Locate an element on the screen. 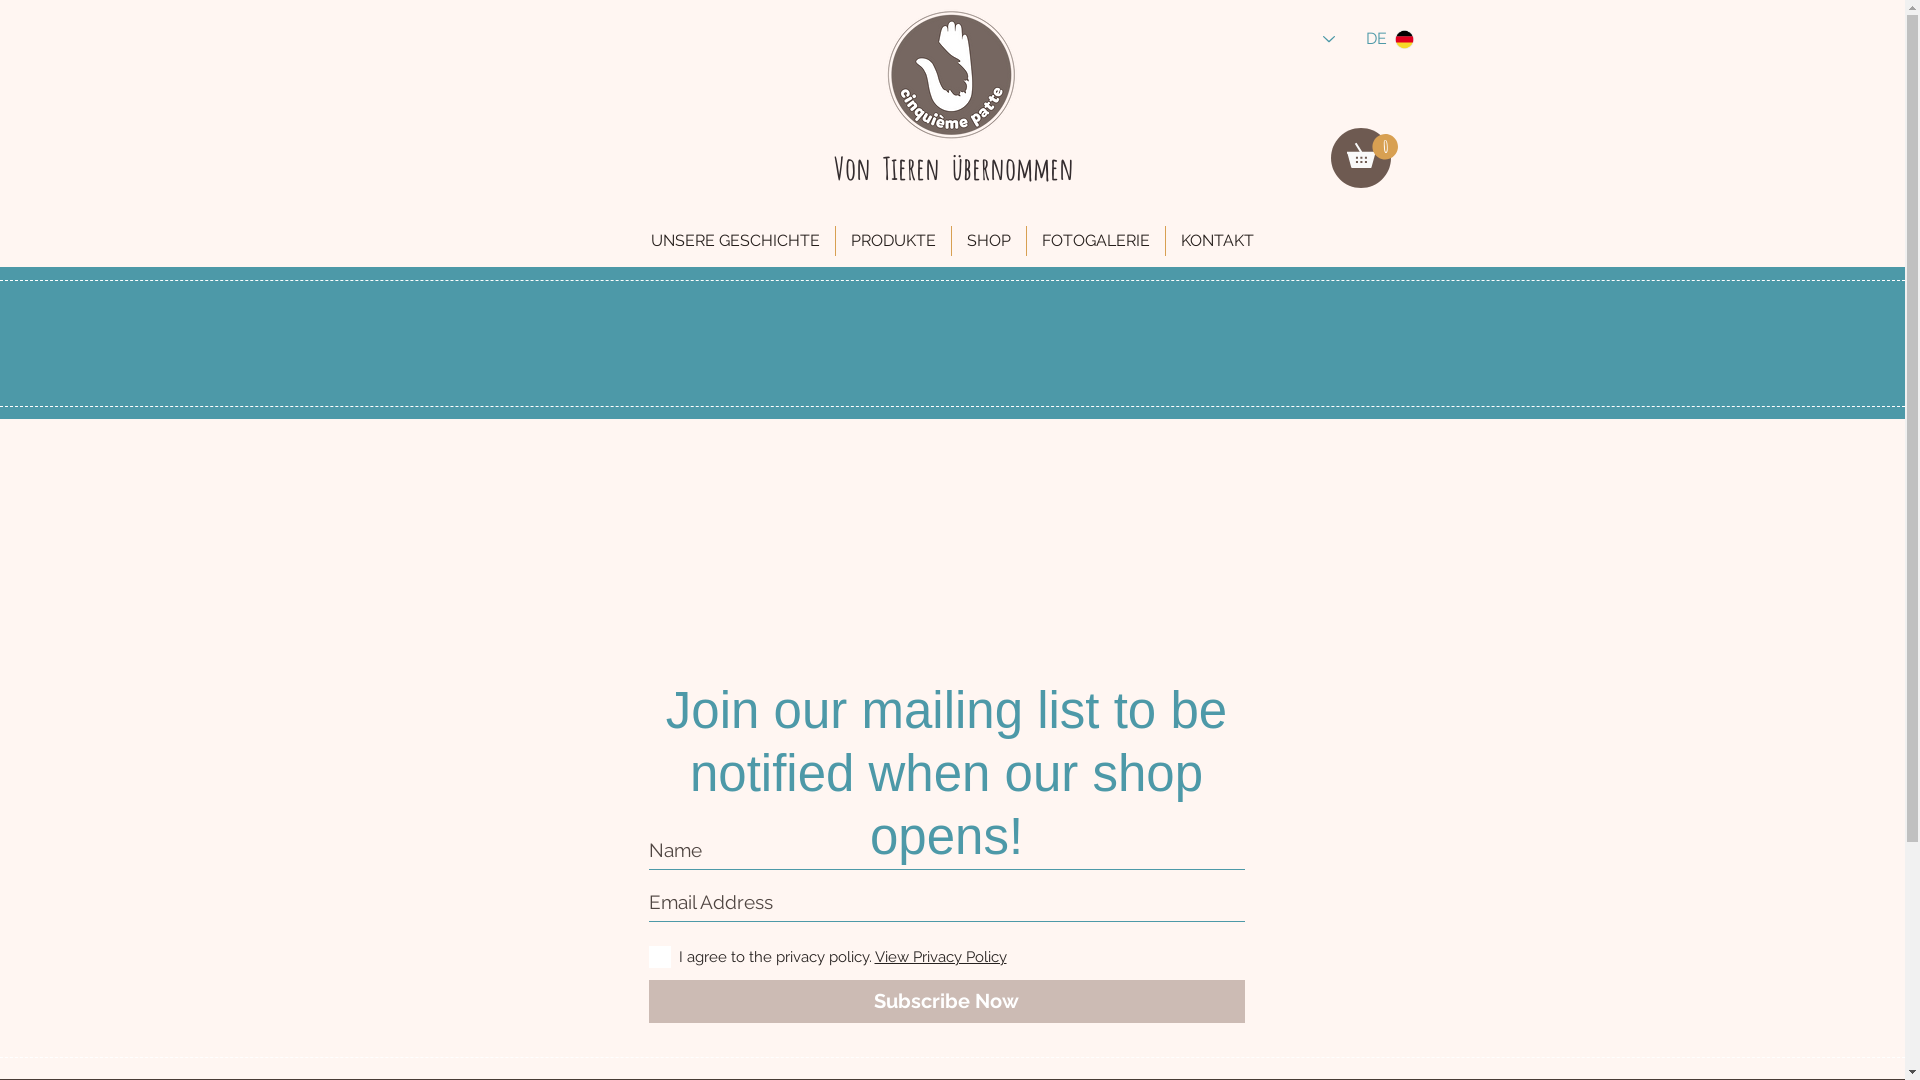 Image resolution: width=1920 pixels, height=1080 pixels. 'SHOP' is located at coordinates (988, 239).